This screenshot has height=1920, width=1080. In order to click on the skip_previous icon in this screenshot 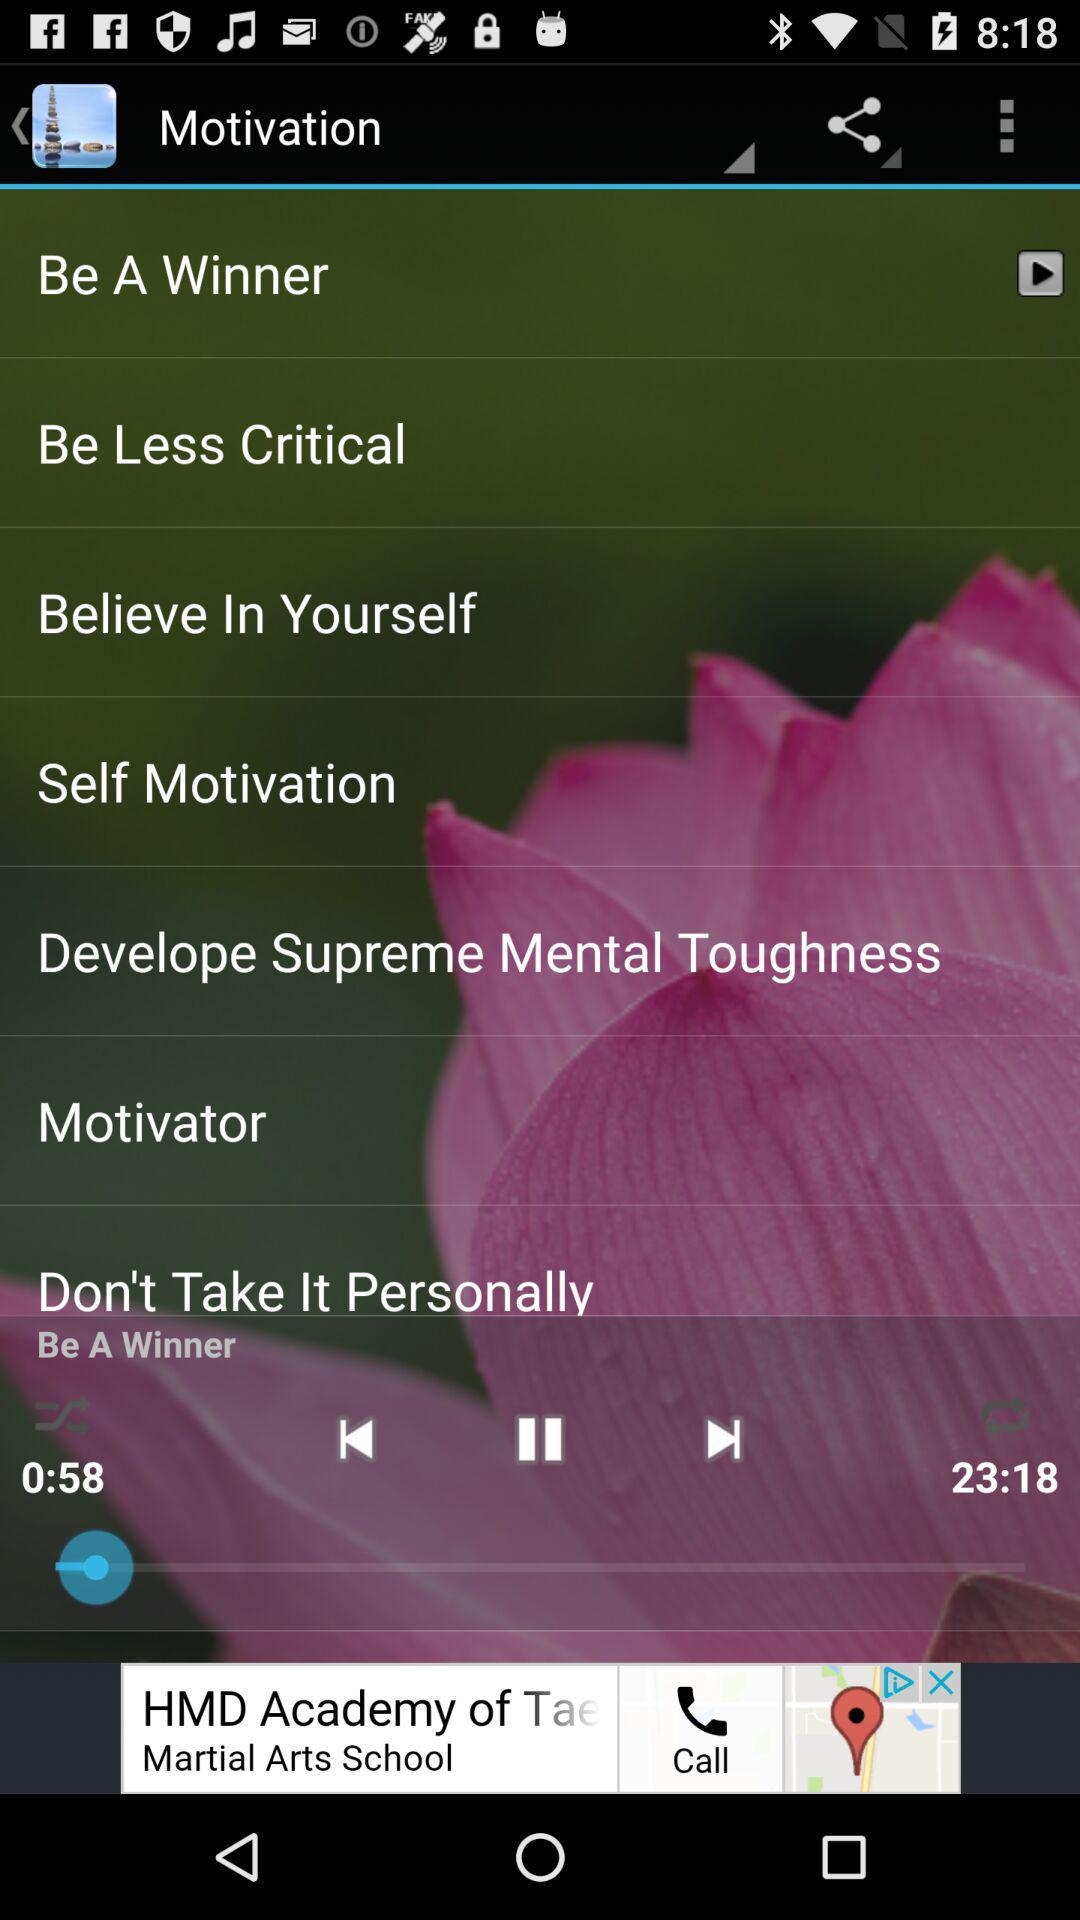, I will do `click(354, 1538)`.